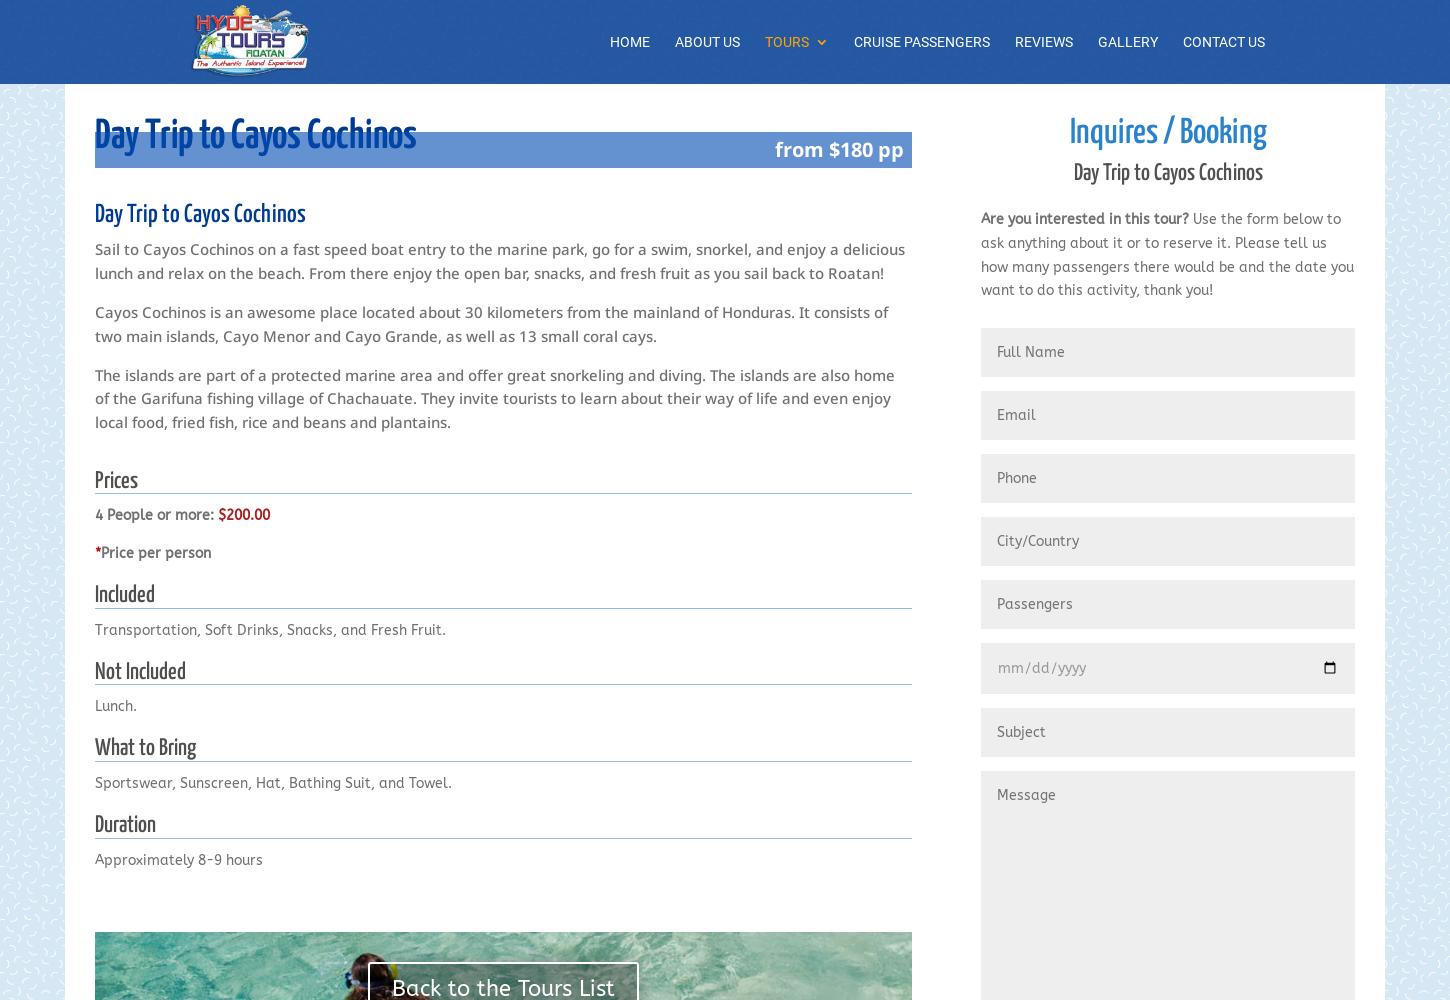 The image size is (1450, 1000). Describe the element at coordinates (629, 42) in the screenshot. I see `'Home'` at that location.